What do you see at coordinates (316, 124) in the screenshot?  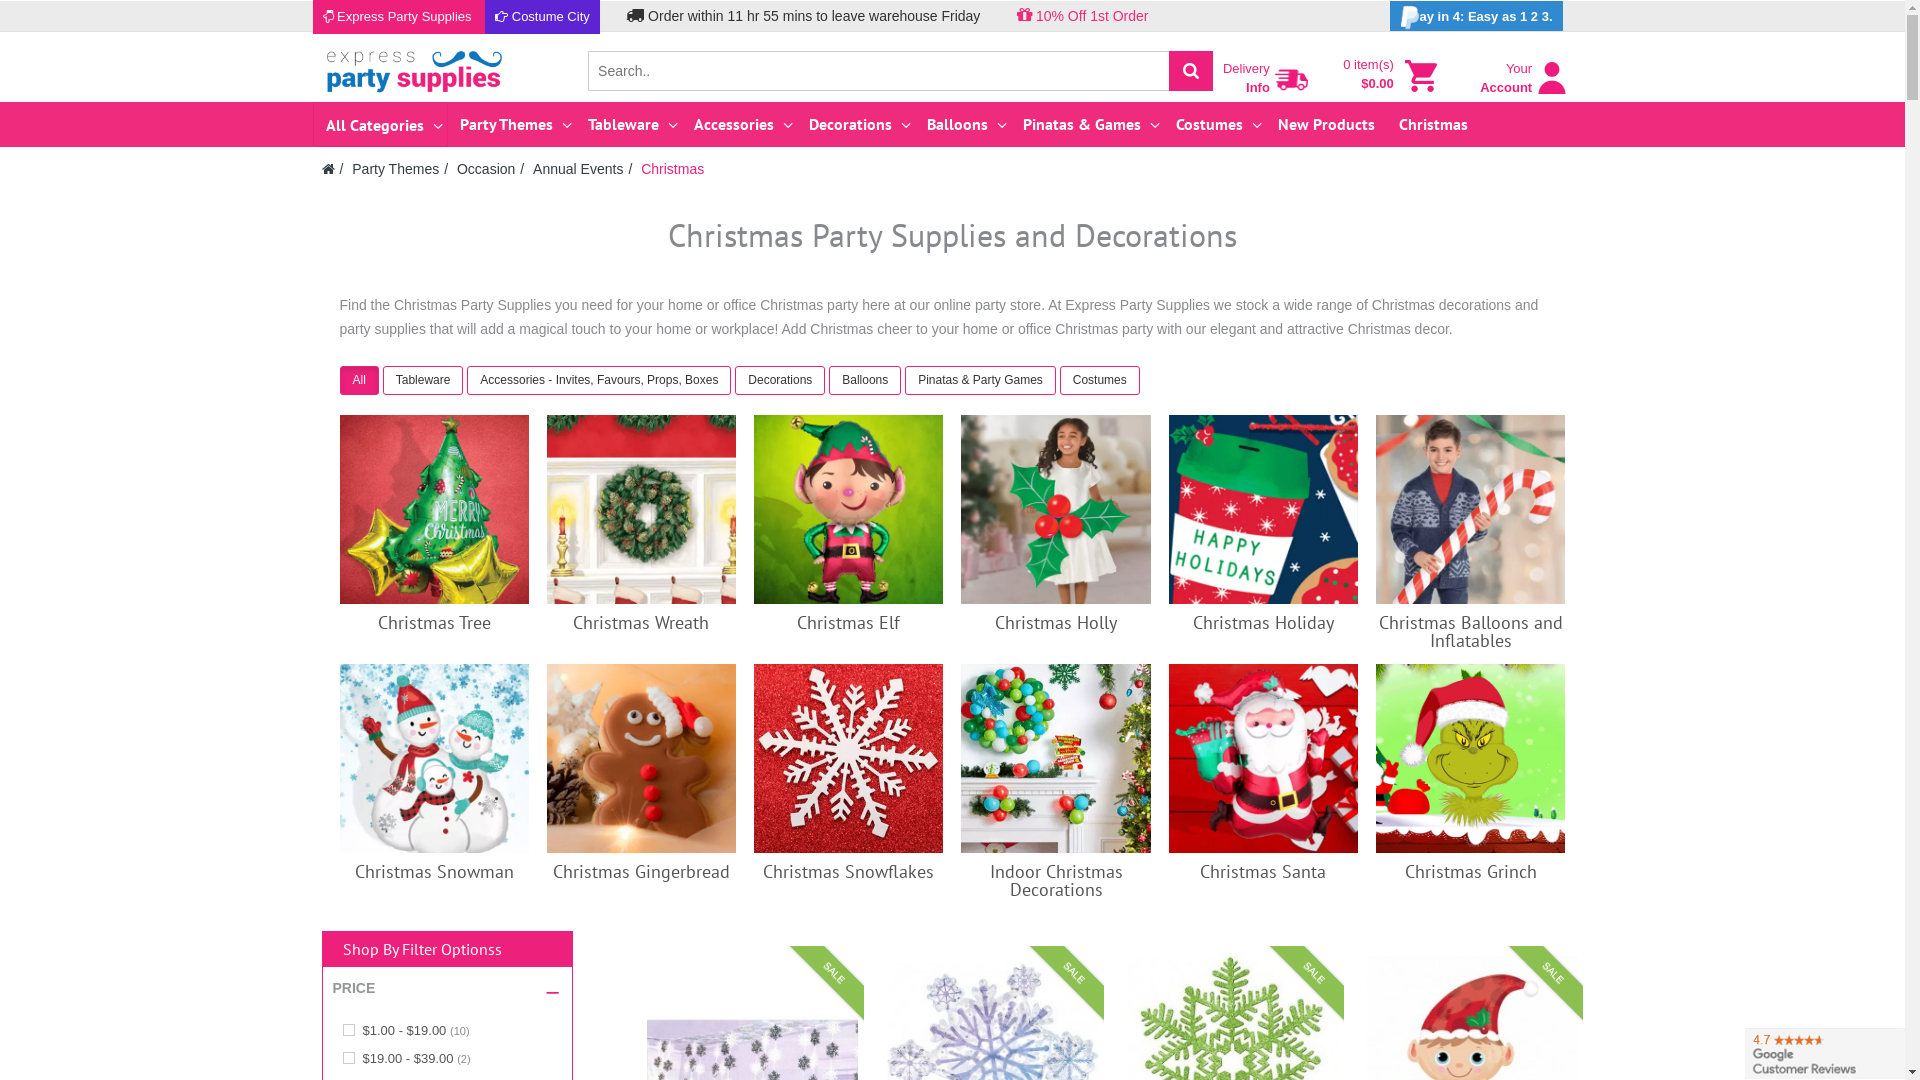 I see `'All Categories'` at bounding box center [316, 124].